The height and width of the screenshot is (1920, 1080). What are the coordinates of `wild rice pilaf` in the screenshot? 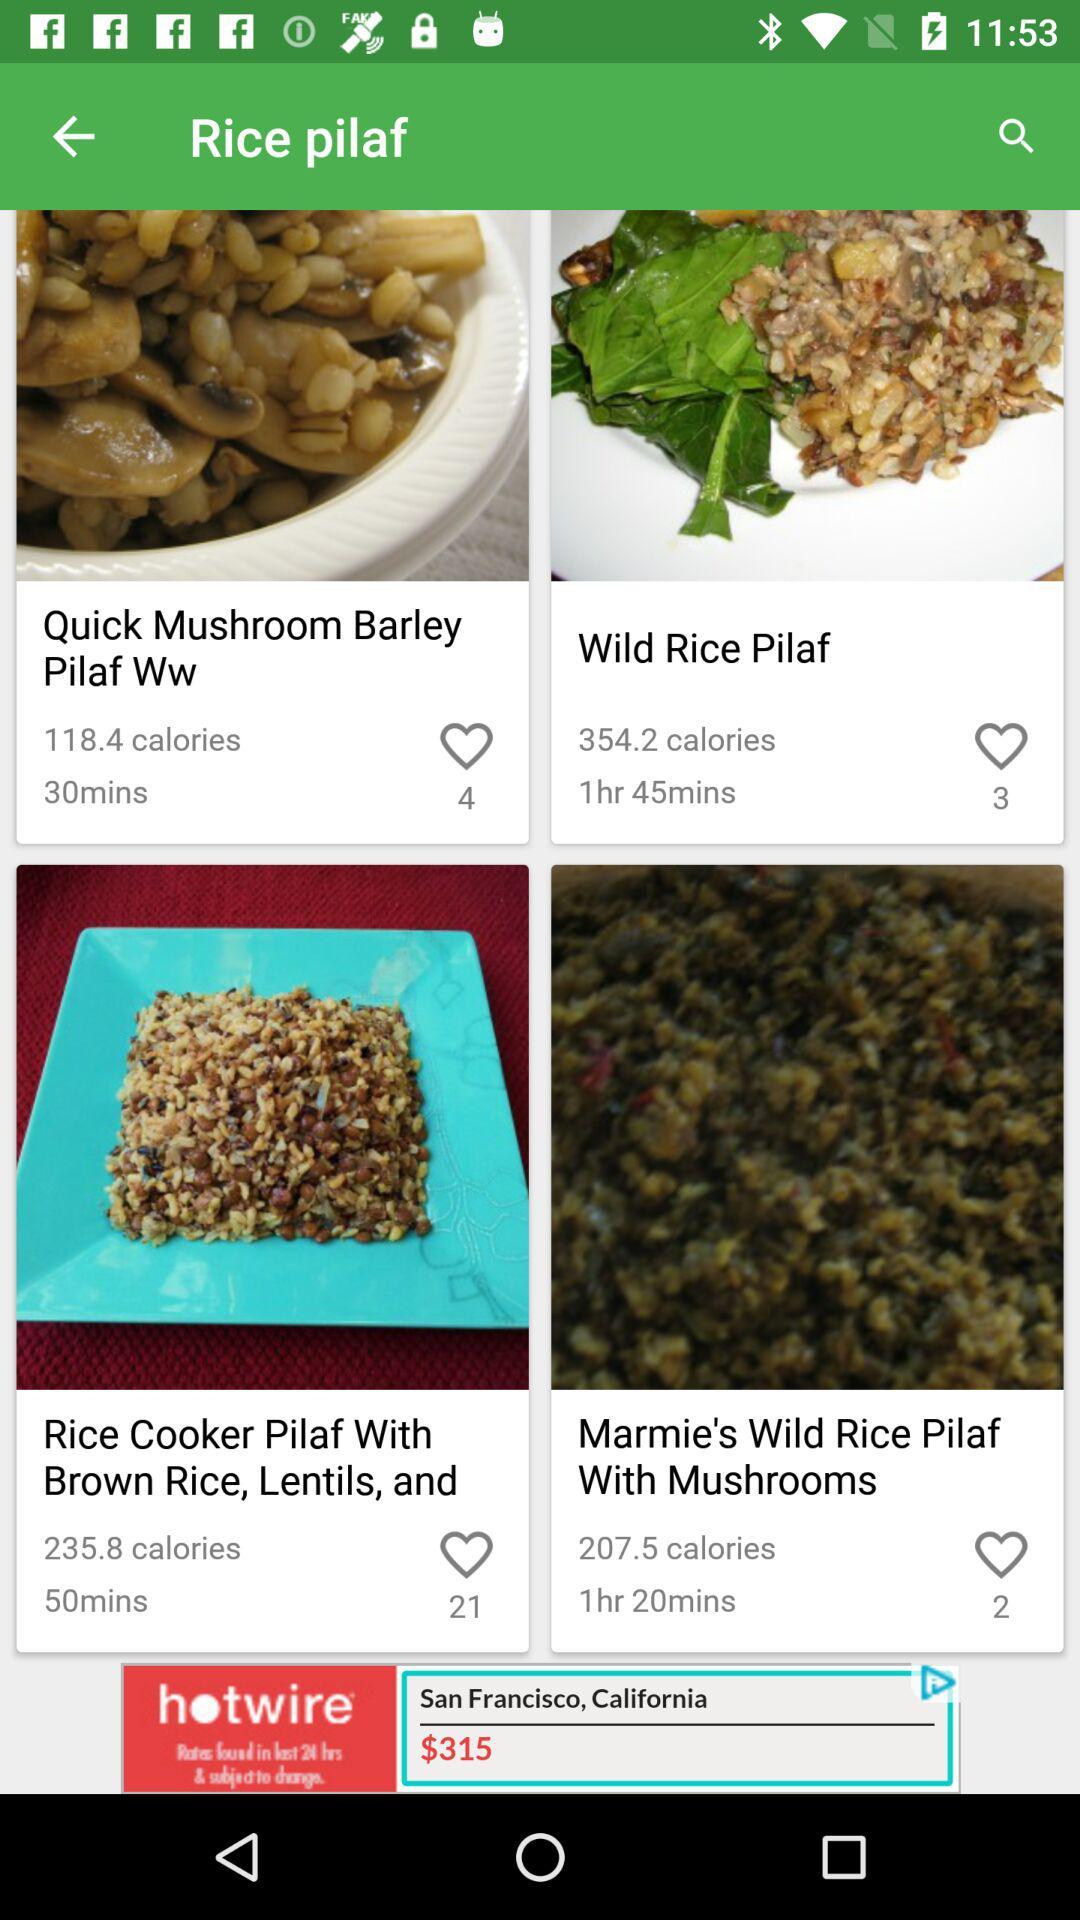 It's located at (806, 647).